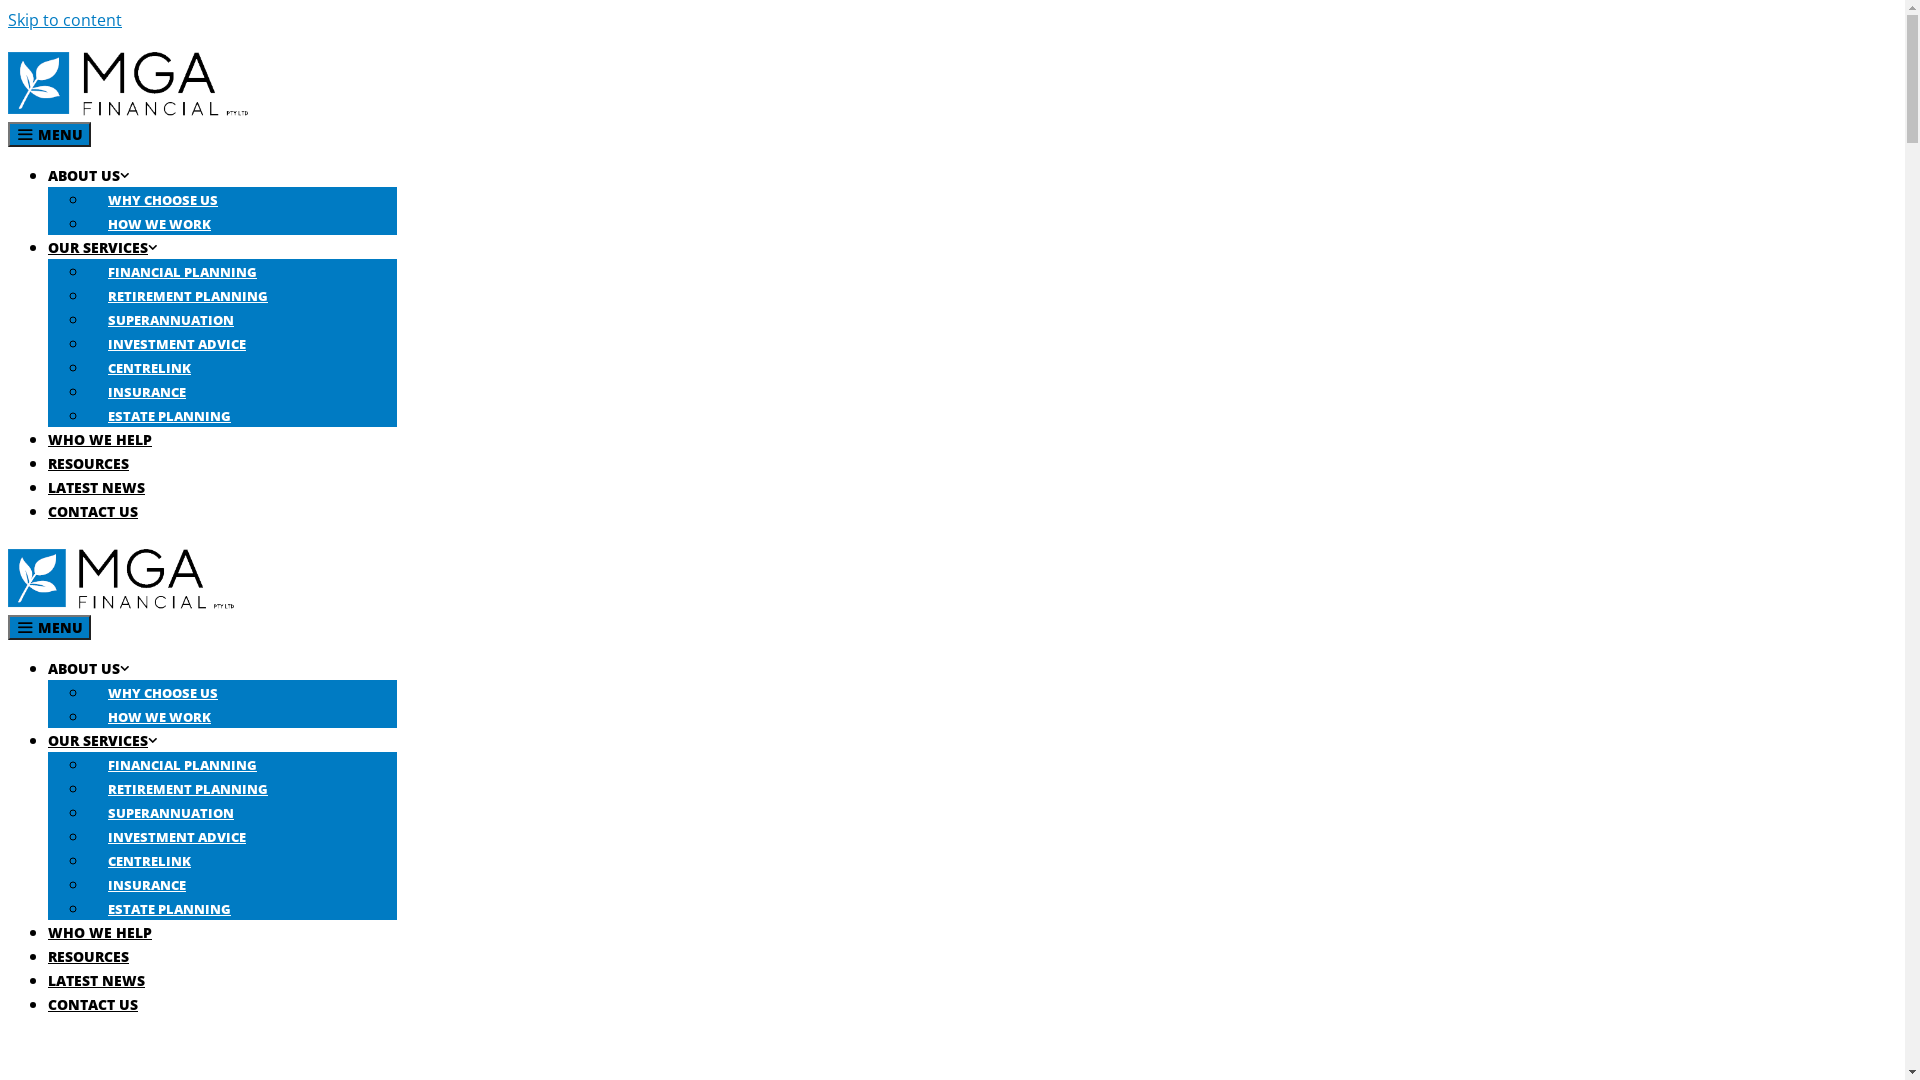  Describe the element at coordinates (95, 979) in the screenshot. I see `'LATEST NEWS'` at that location.